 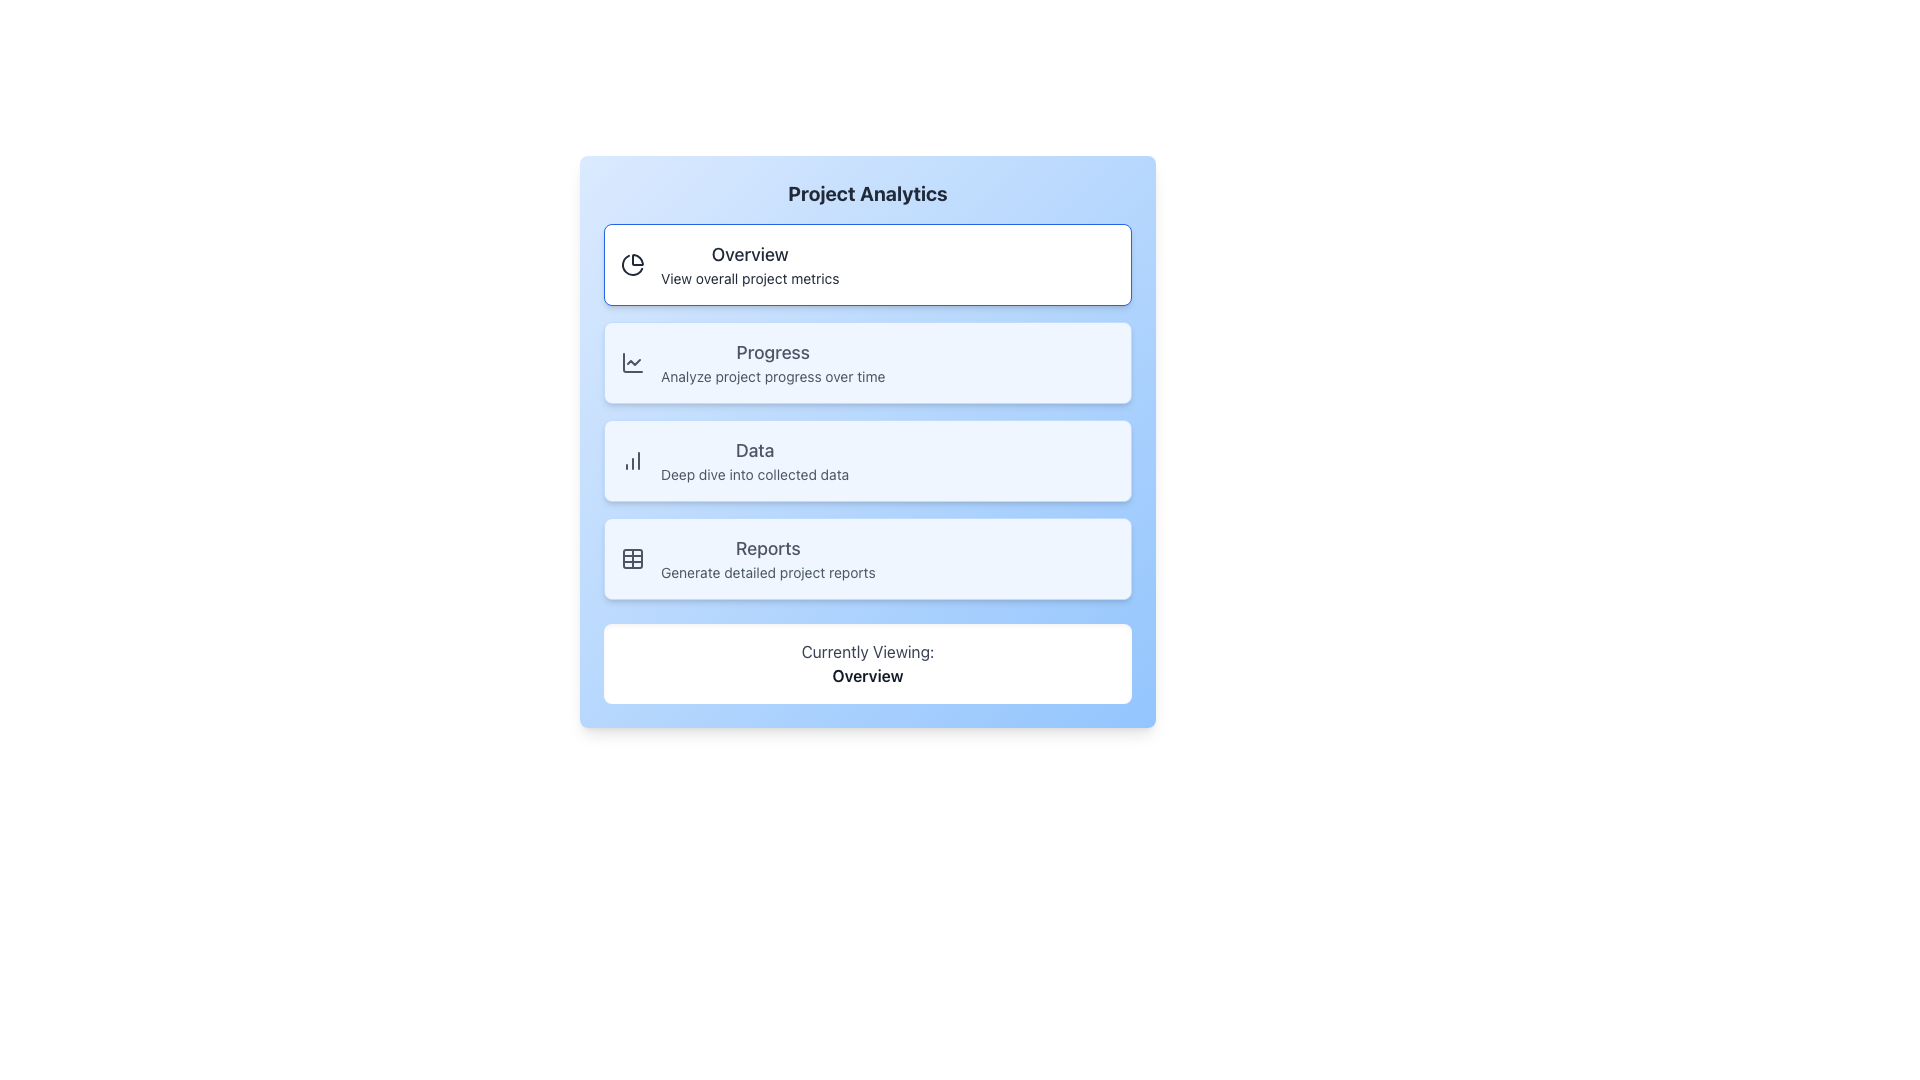 I want to click on the text label that reads 'Analyze project progress over time.' which is located within a light blue card section below the 'Progress' header, so click(x=772, y=377).